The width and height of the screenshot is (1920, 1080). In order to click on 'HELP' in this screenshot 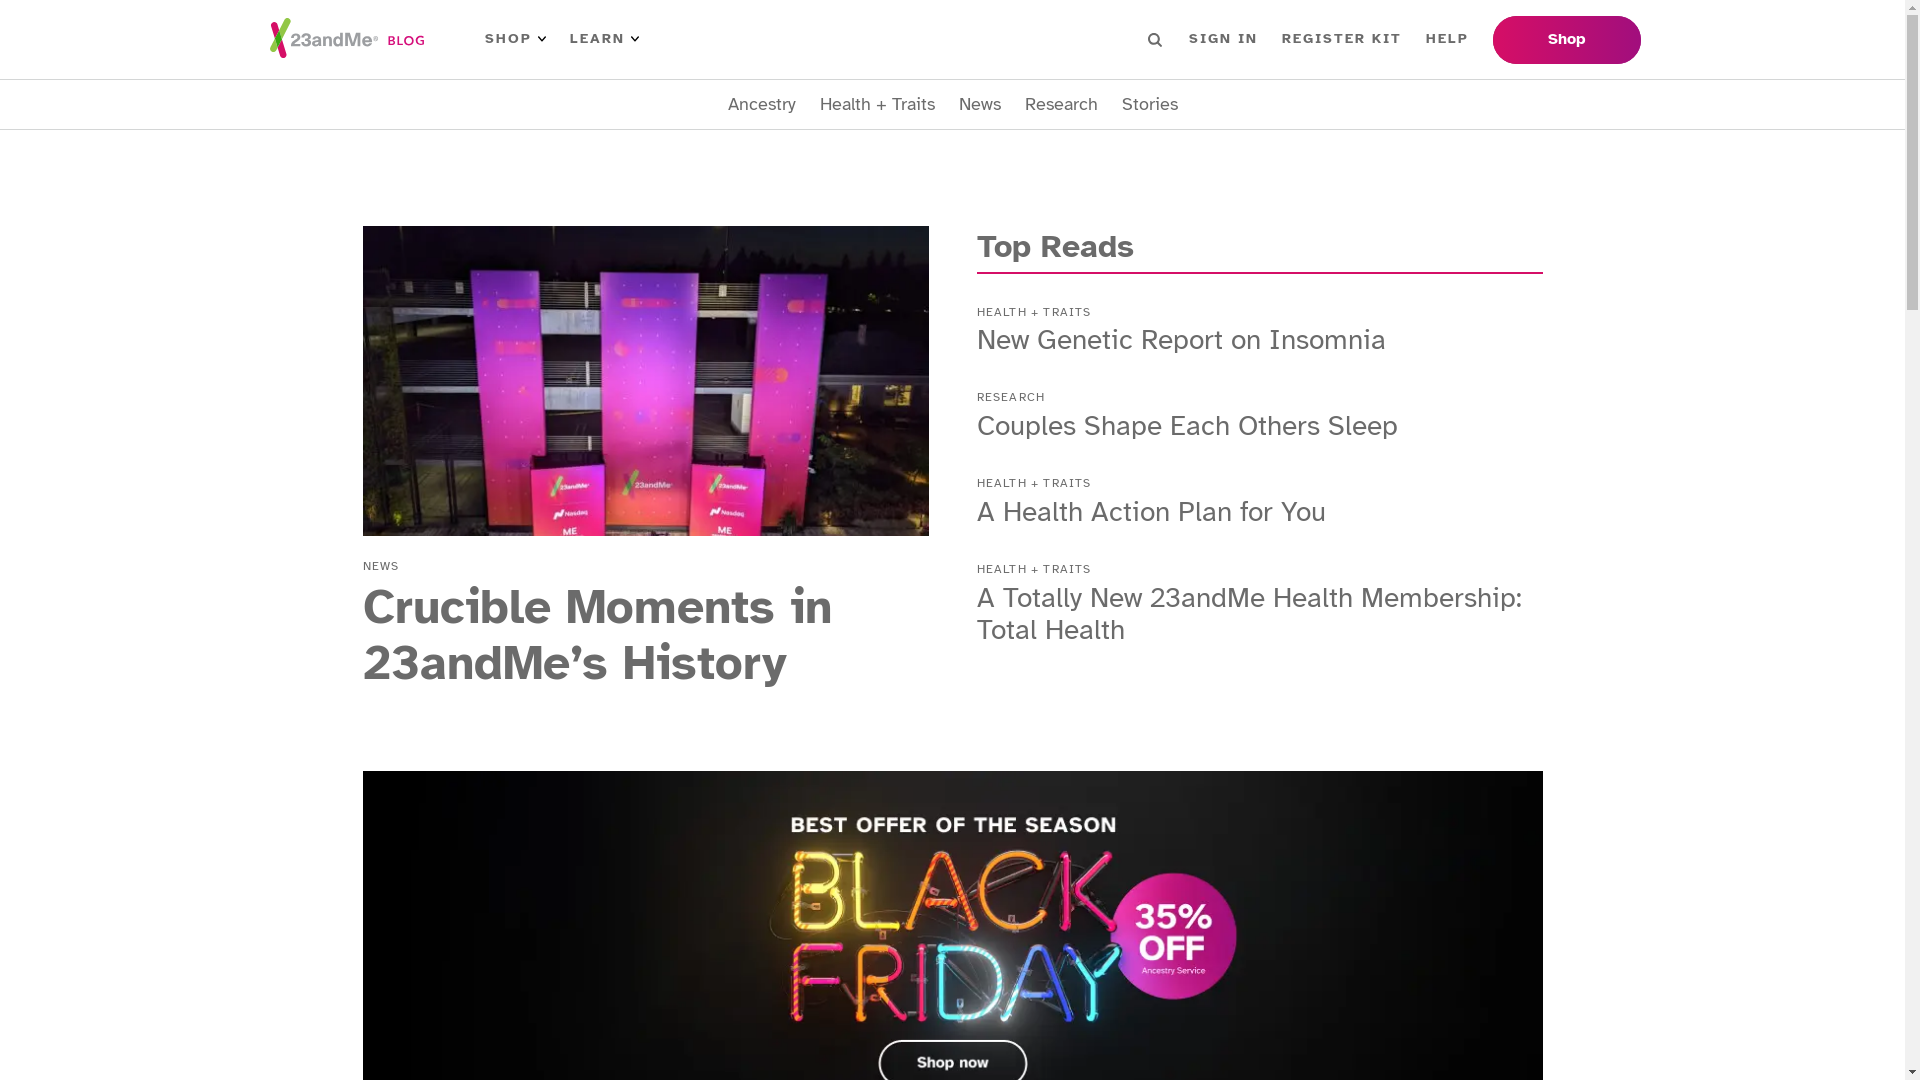, I will do `click(1447, 38)`.